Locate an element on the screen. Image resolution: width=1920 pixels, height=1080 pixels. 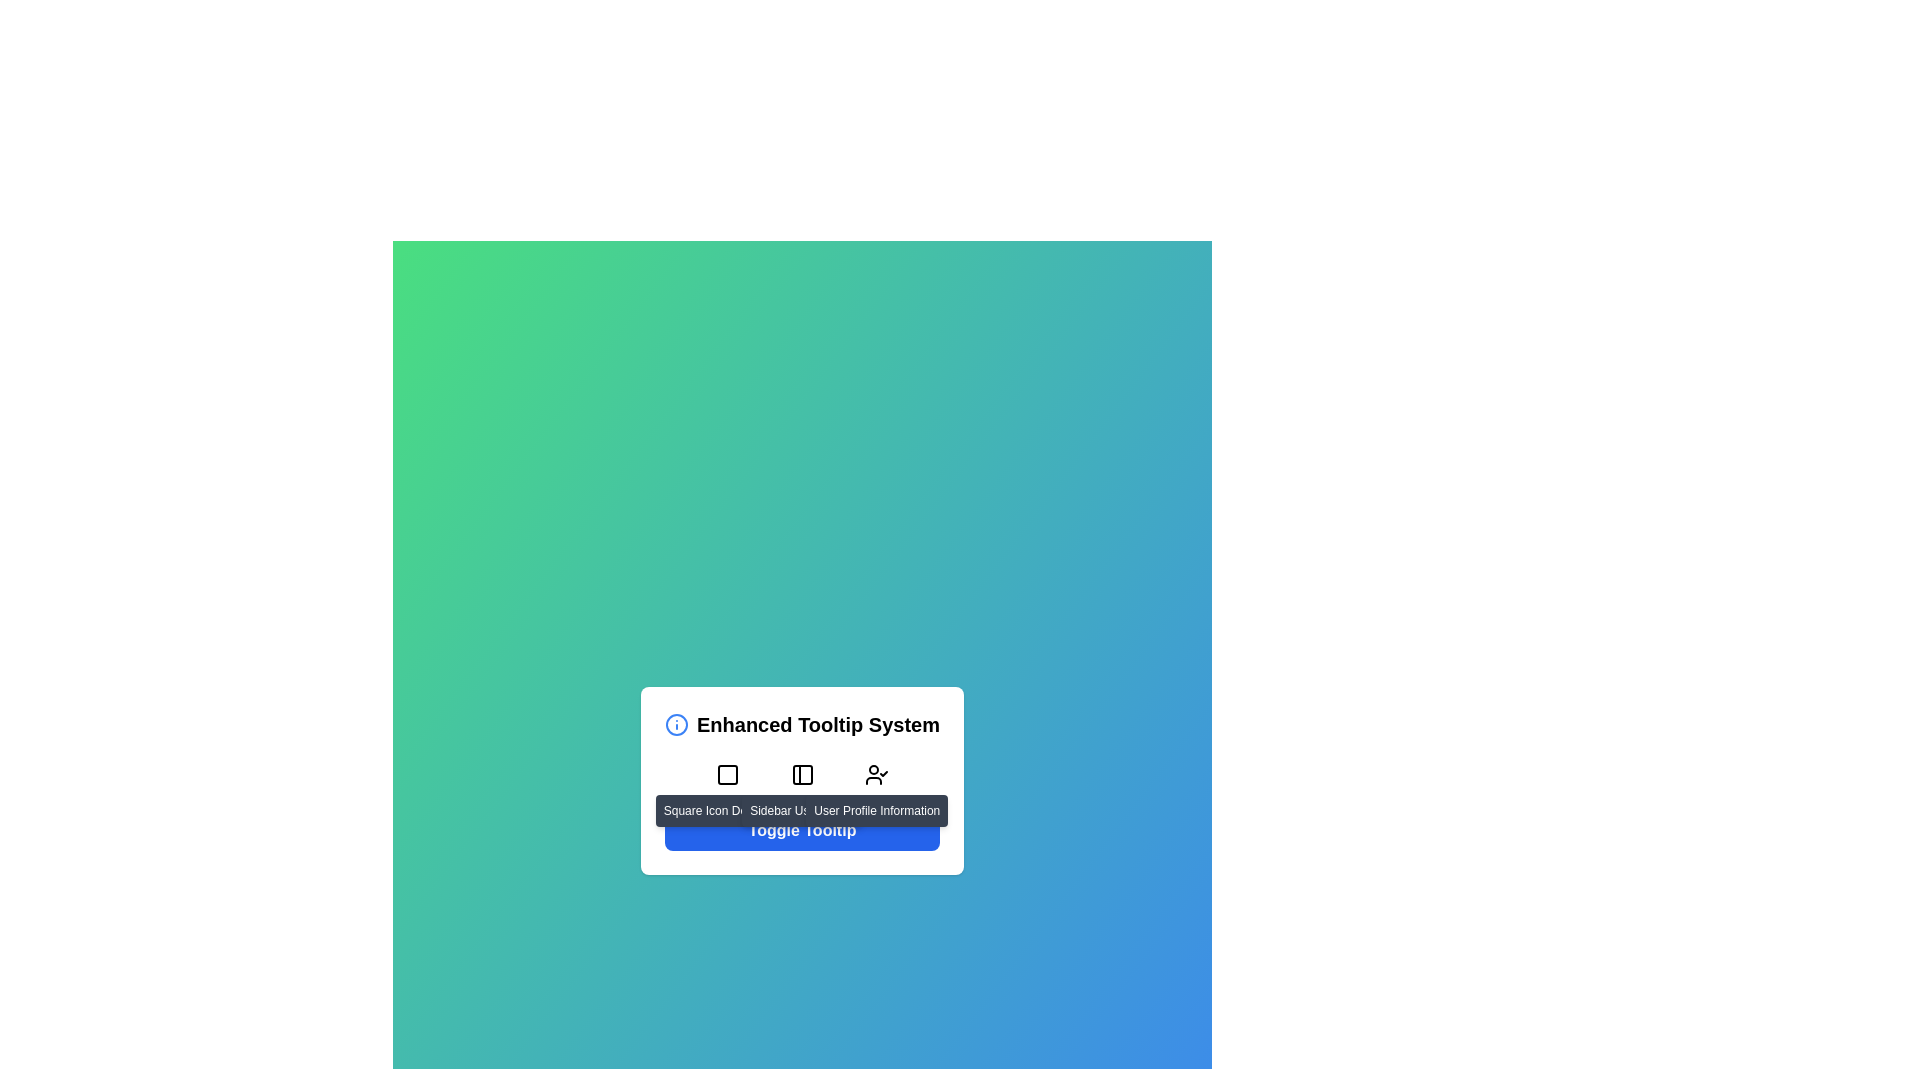
the second icon button in the row below the title 'Enhanced Tooltip System', which has a sidebar depiction icon is located at coordinates (802, 774).